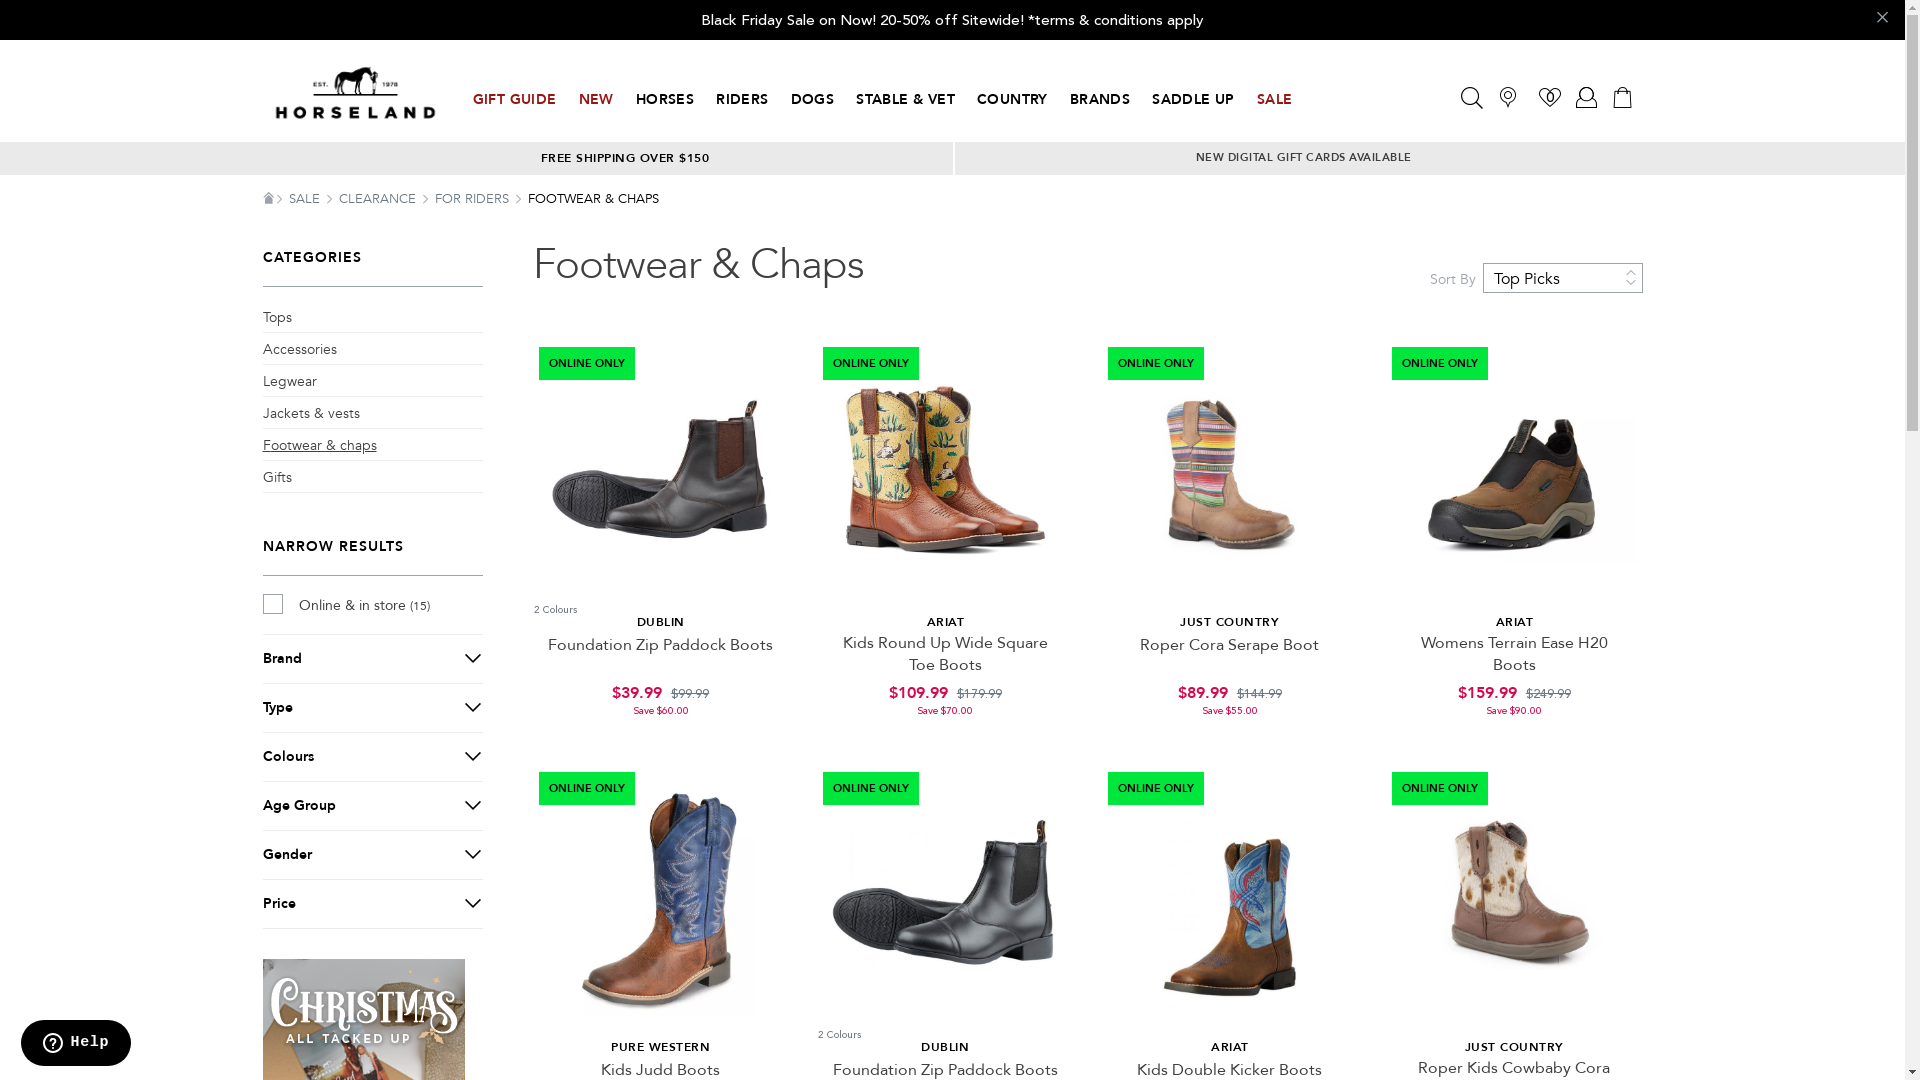 The width and height of the screenshot is (1920, 1080). What do you see at coordinates (1012, 100) in the screenshot?
I see `'COUNTRY'` at bounding box center [1012, 100].